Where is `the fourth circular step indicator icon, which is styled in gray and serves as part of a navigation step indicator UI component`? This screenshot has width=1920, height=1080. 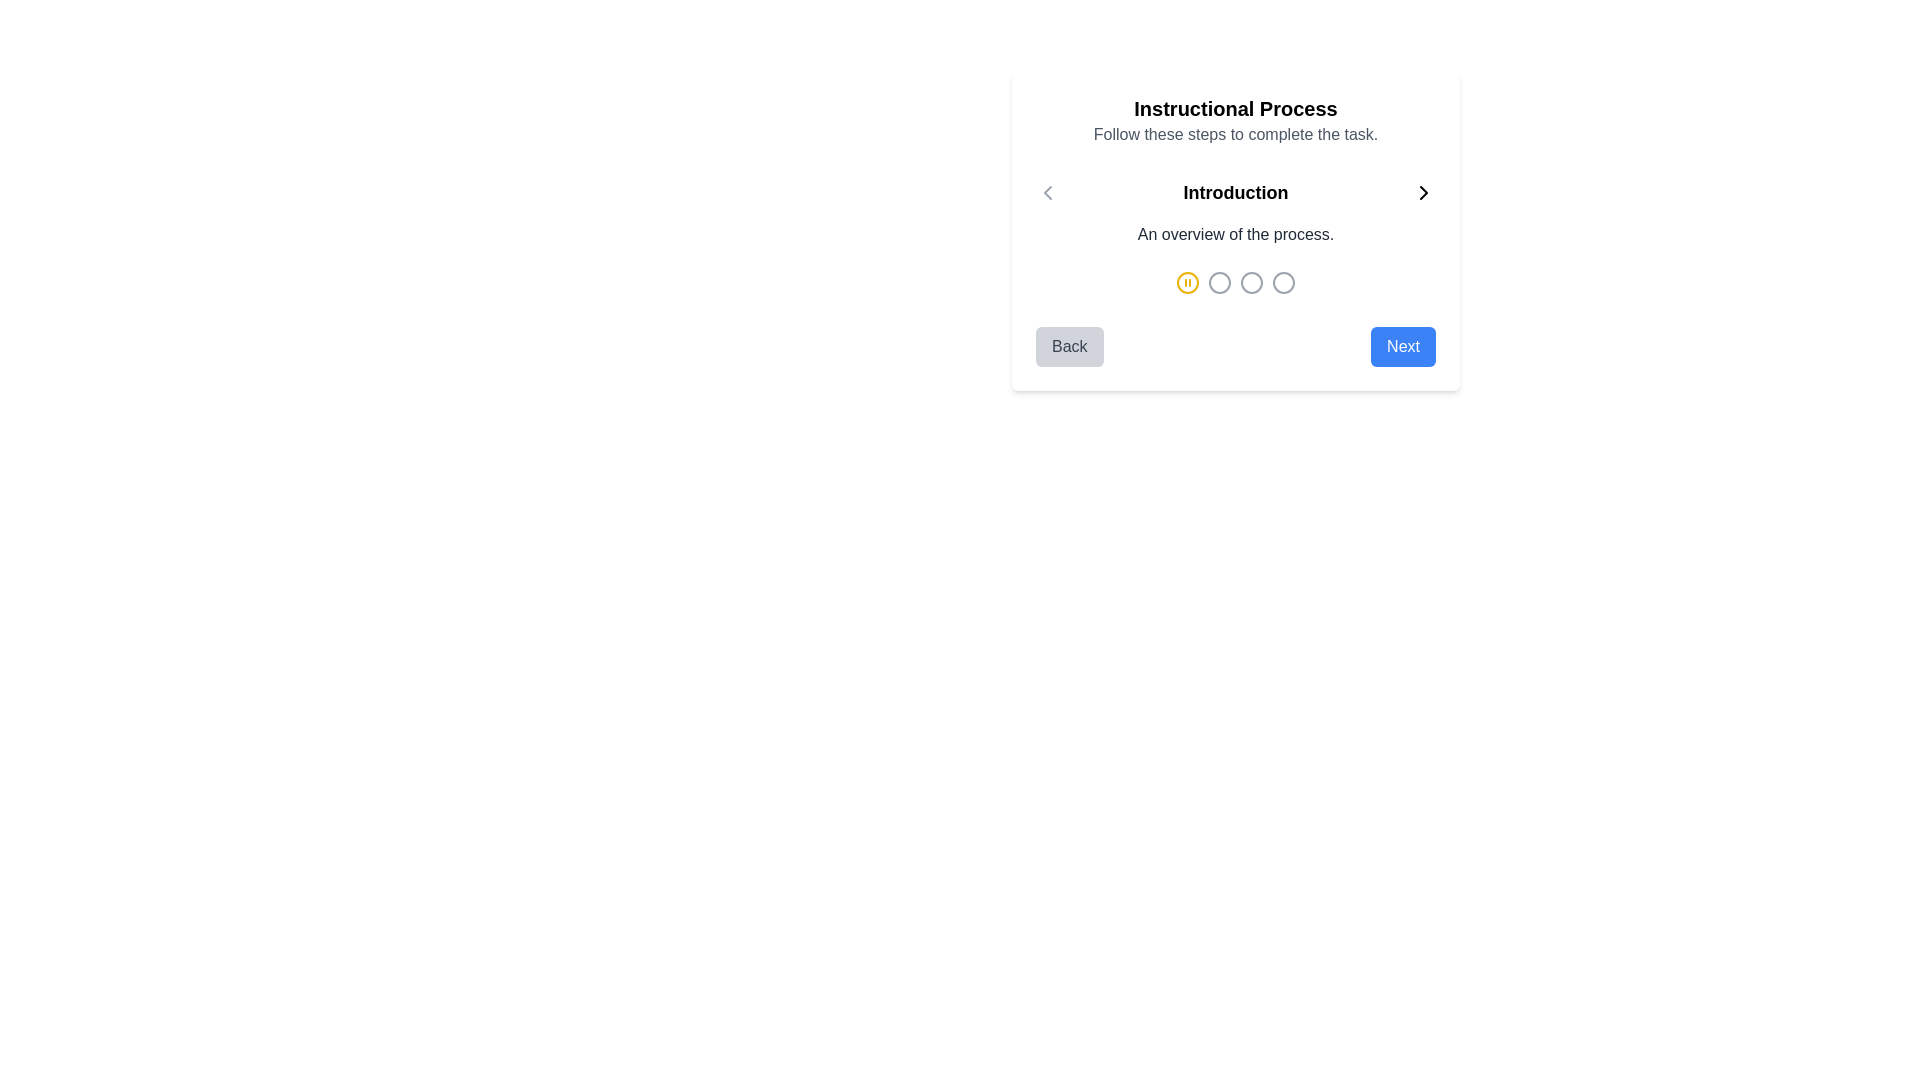 the fourth circular step indicator icon, which is styled in gray and serves as part of a navigation step indicator UI component is located at coordinates (1283, 282).